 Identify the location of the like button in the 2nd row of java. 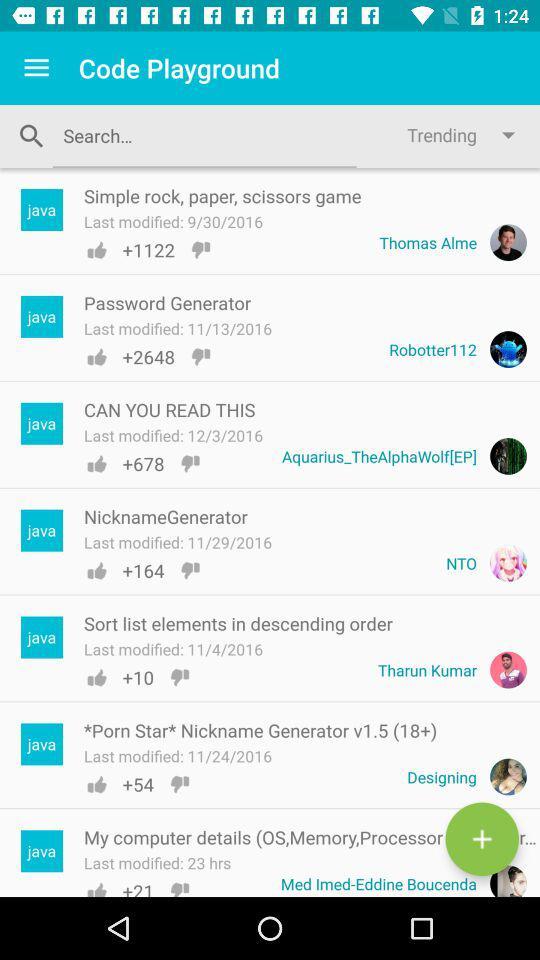
(95, 357).